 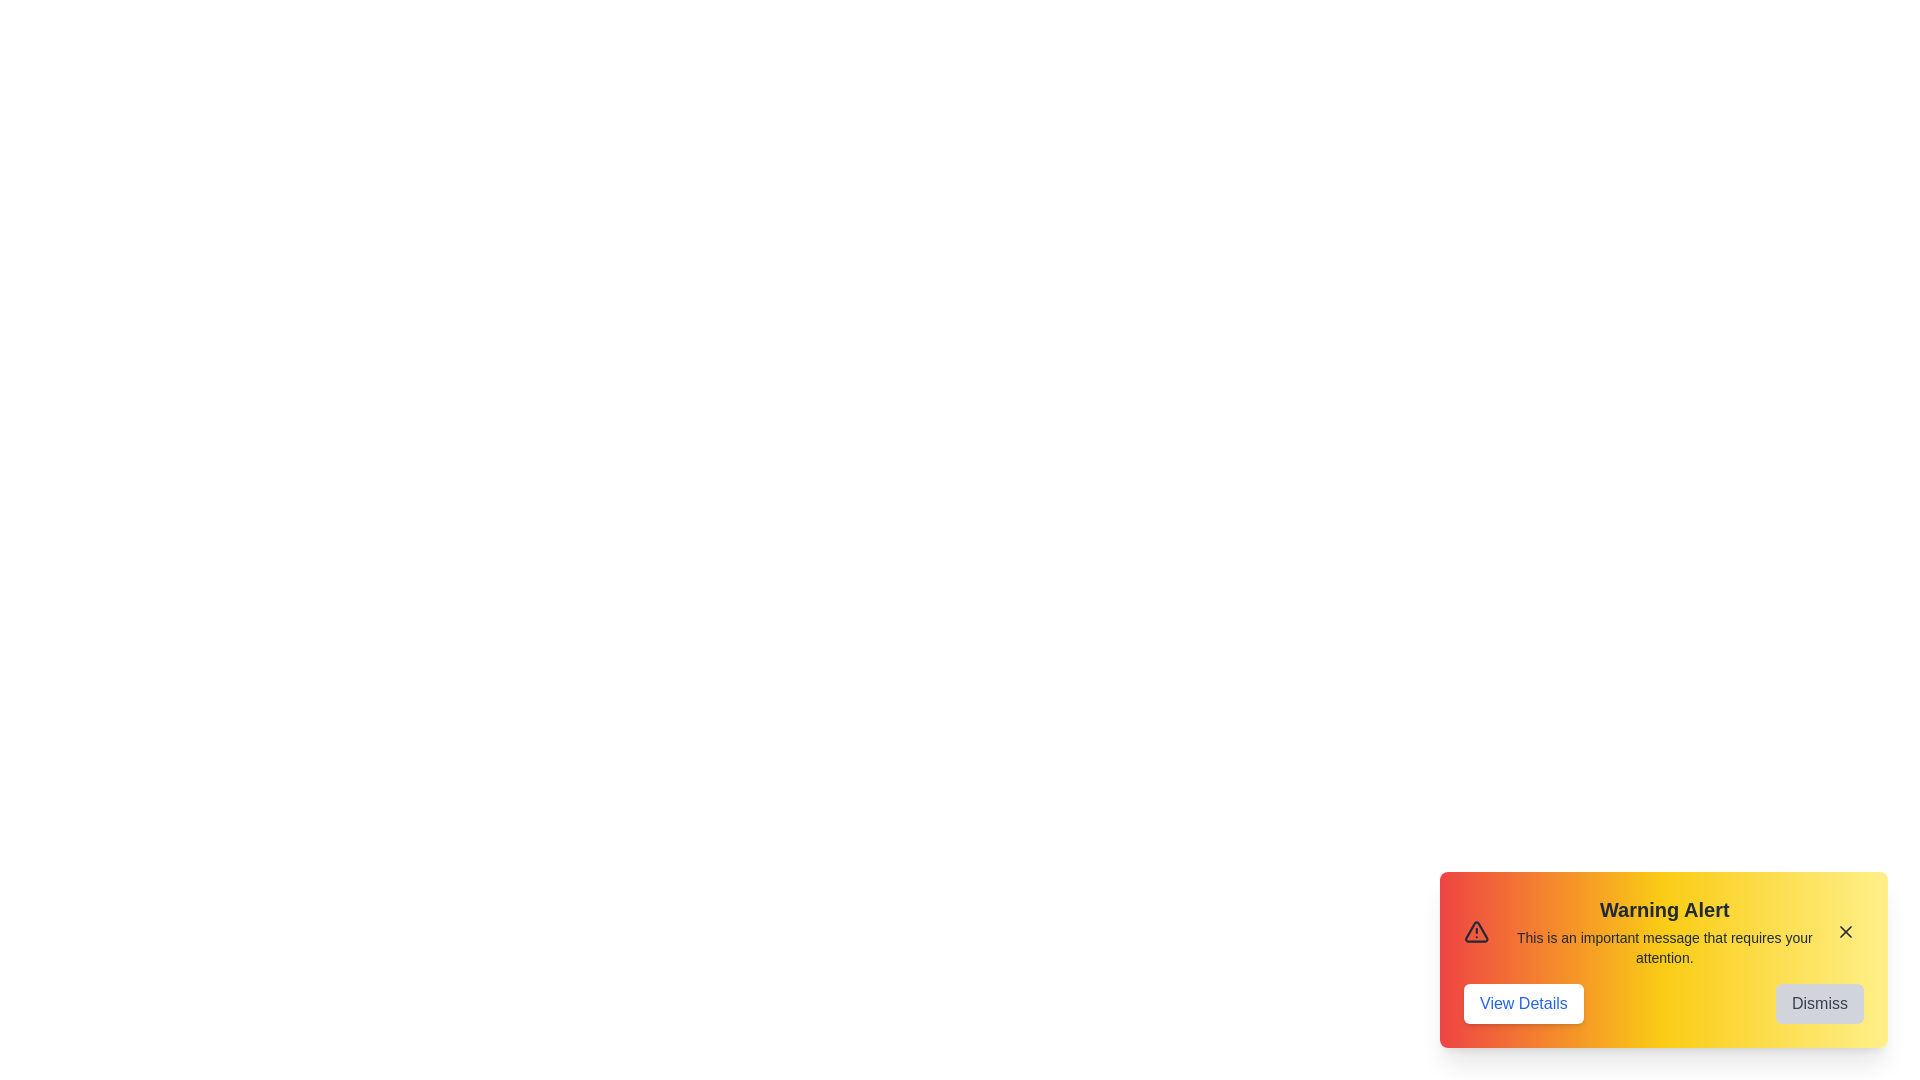 I want to click on the button View Details to observe visual feedback, so click(x=1522, y=1003).